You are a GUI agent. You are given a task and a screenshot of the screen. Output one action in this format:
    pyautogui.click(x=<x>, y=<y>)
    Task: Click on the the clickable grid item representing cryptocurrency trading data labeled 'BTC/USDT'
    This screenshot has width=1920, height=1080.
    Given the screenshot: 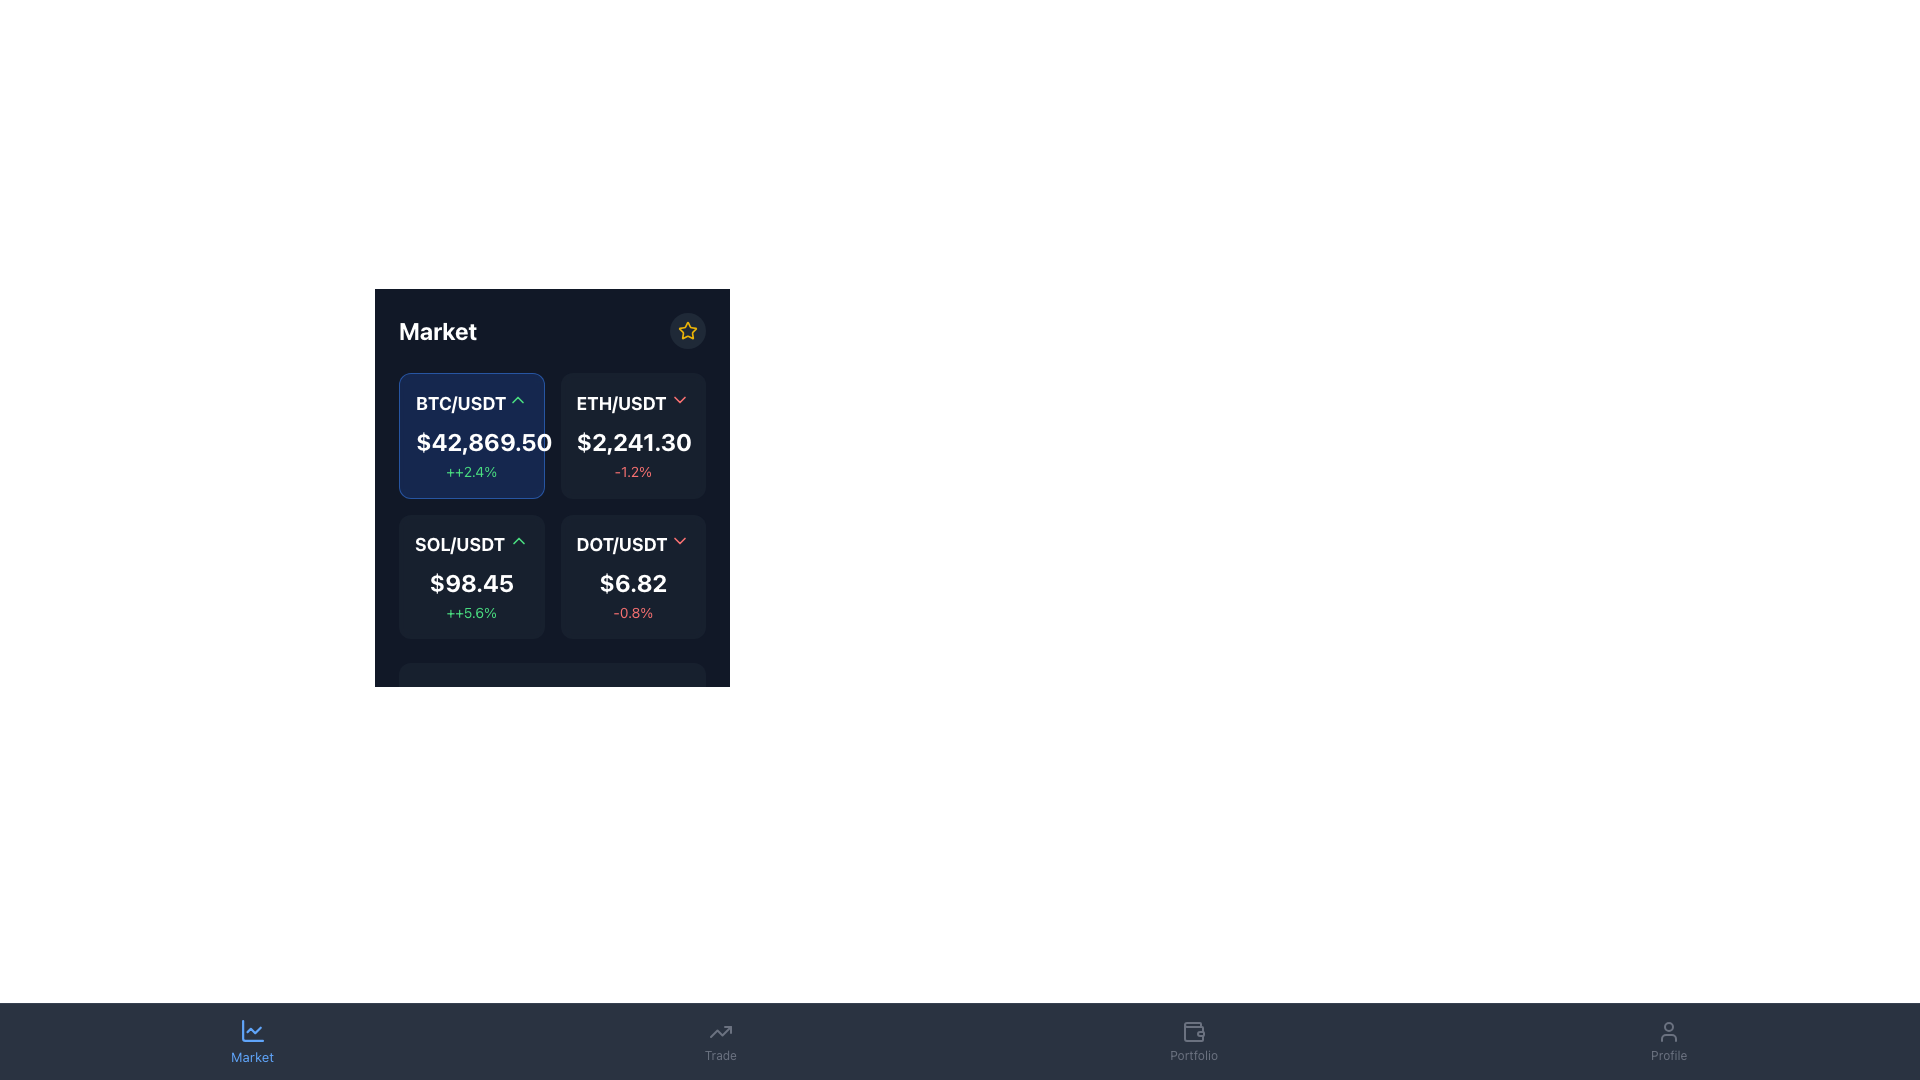 What is the action you would take?
    pyautogui.click(x=470, y=434)
    